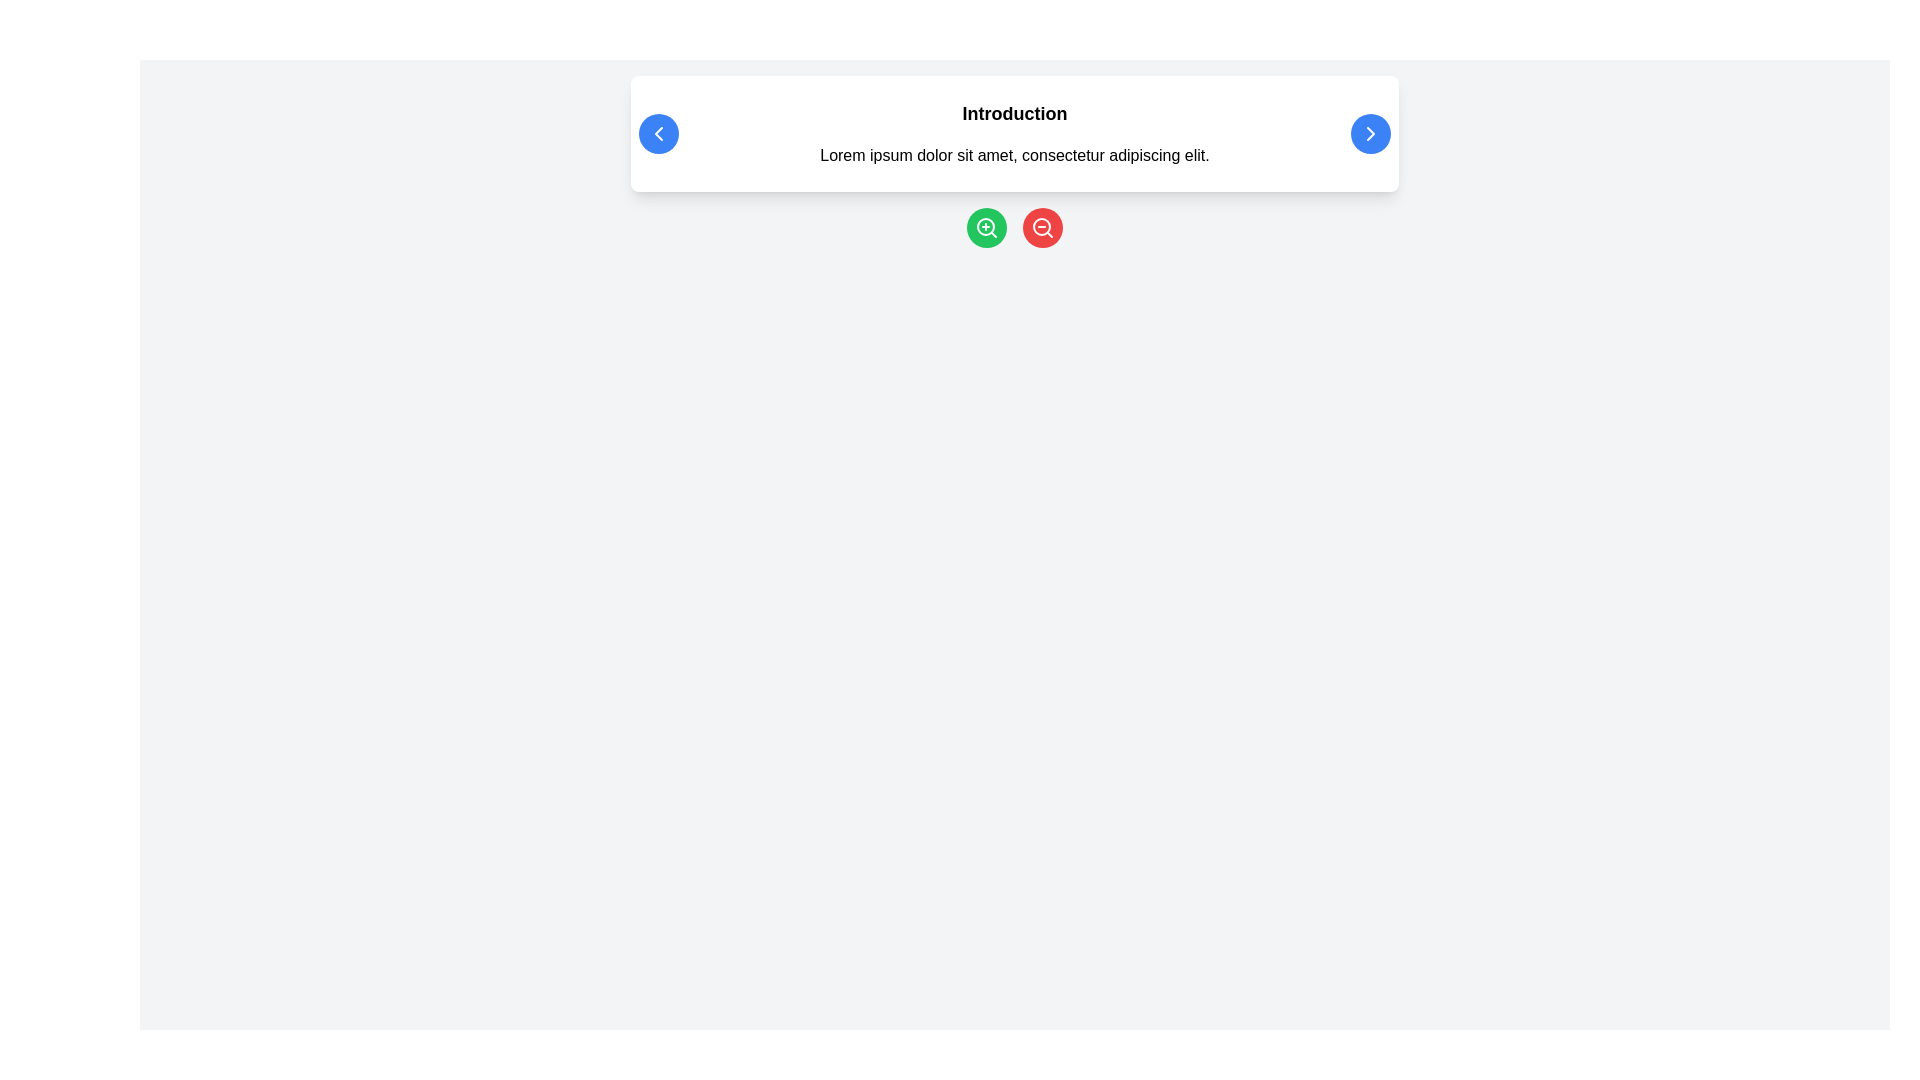 The height and width of the screenshot is (1080, 1920). Describe the element at coordinates (985, 226) in the screenshot. I see `the circle in the zoom-in icon, which is part of a magnifying glass icon, located at the center of the icon positioned to the right of a green circular button` at that location.